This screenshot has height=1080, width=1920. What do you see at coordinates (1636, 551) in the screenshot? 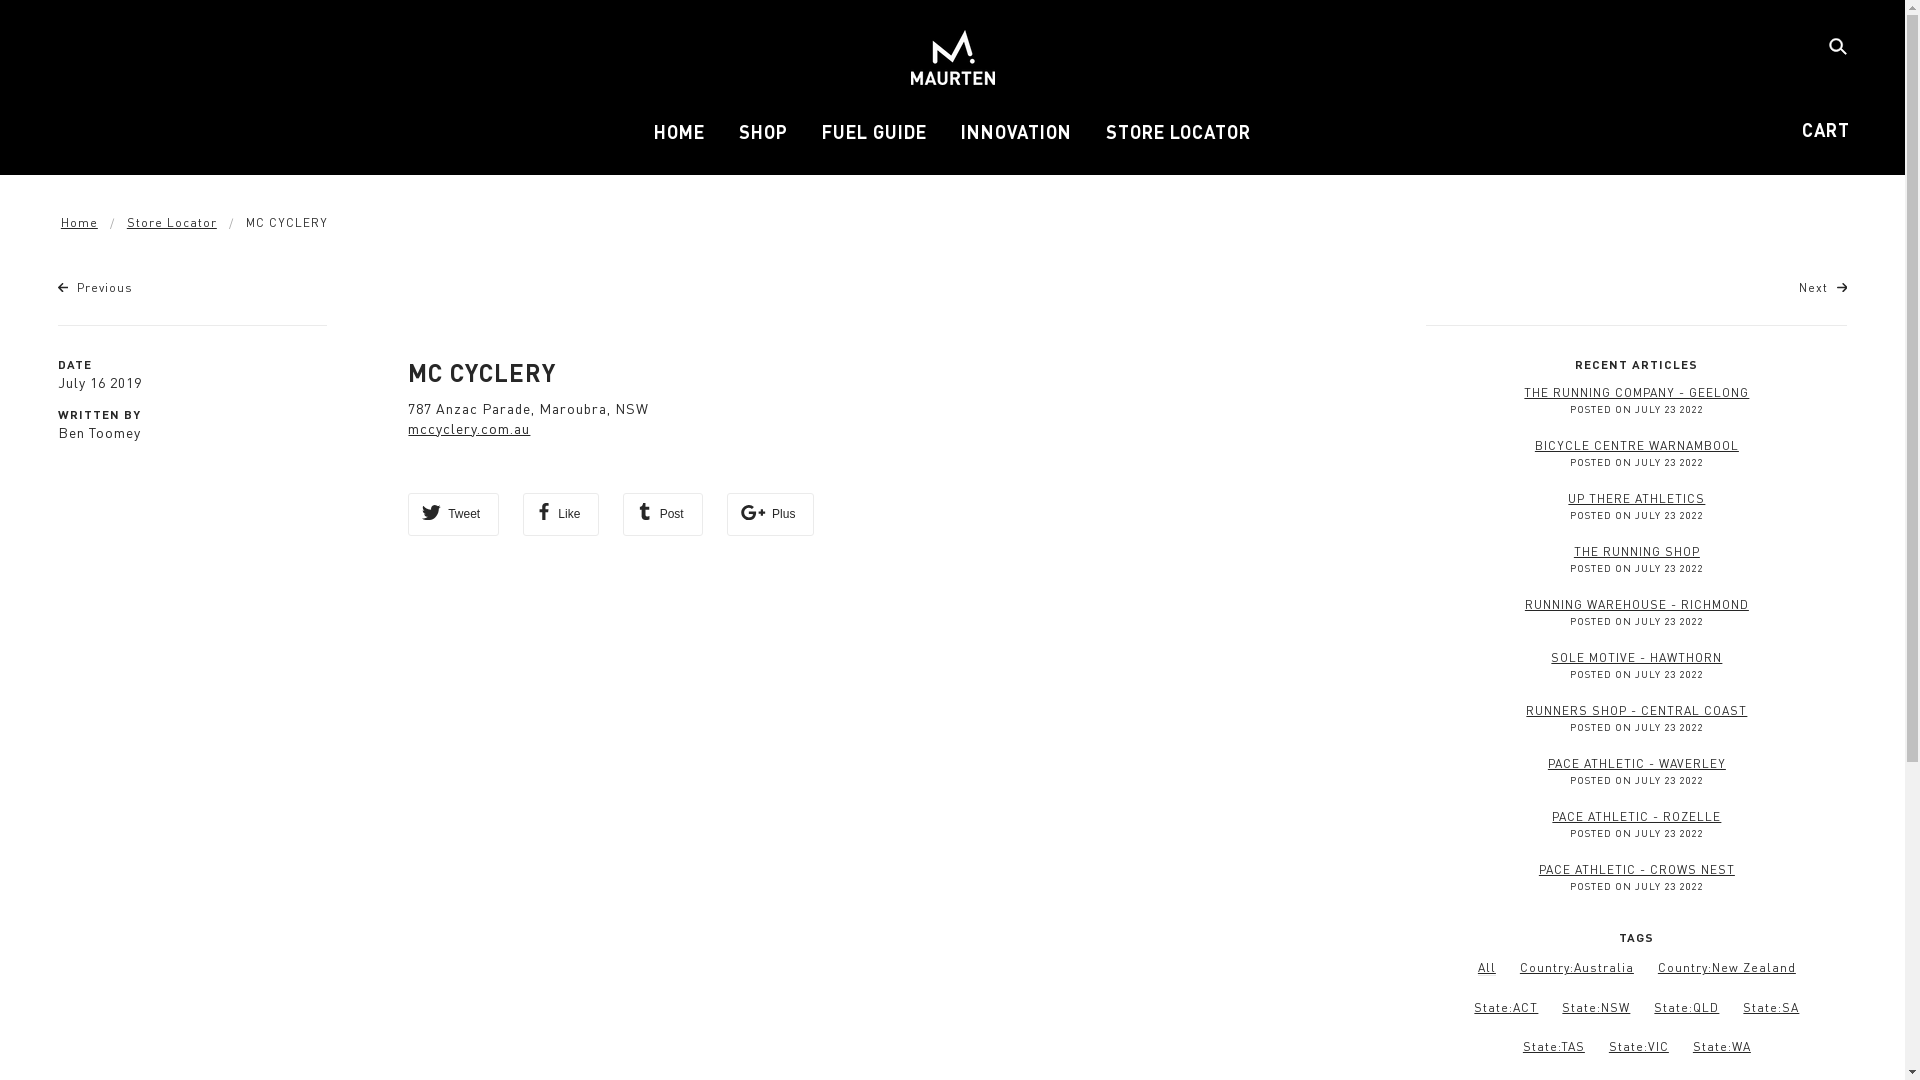
I see `'THE RUNNING SHOP'` at bounding box center [1636, 551].